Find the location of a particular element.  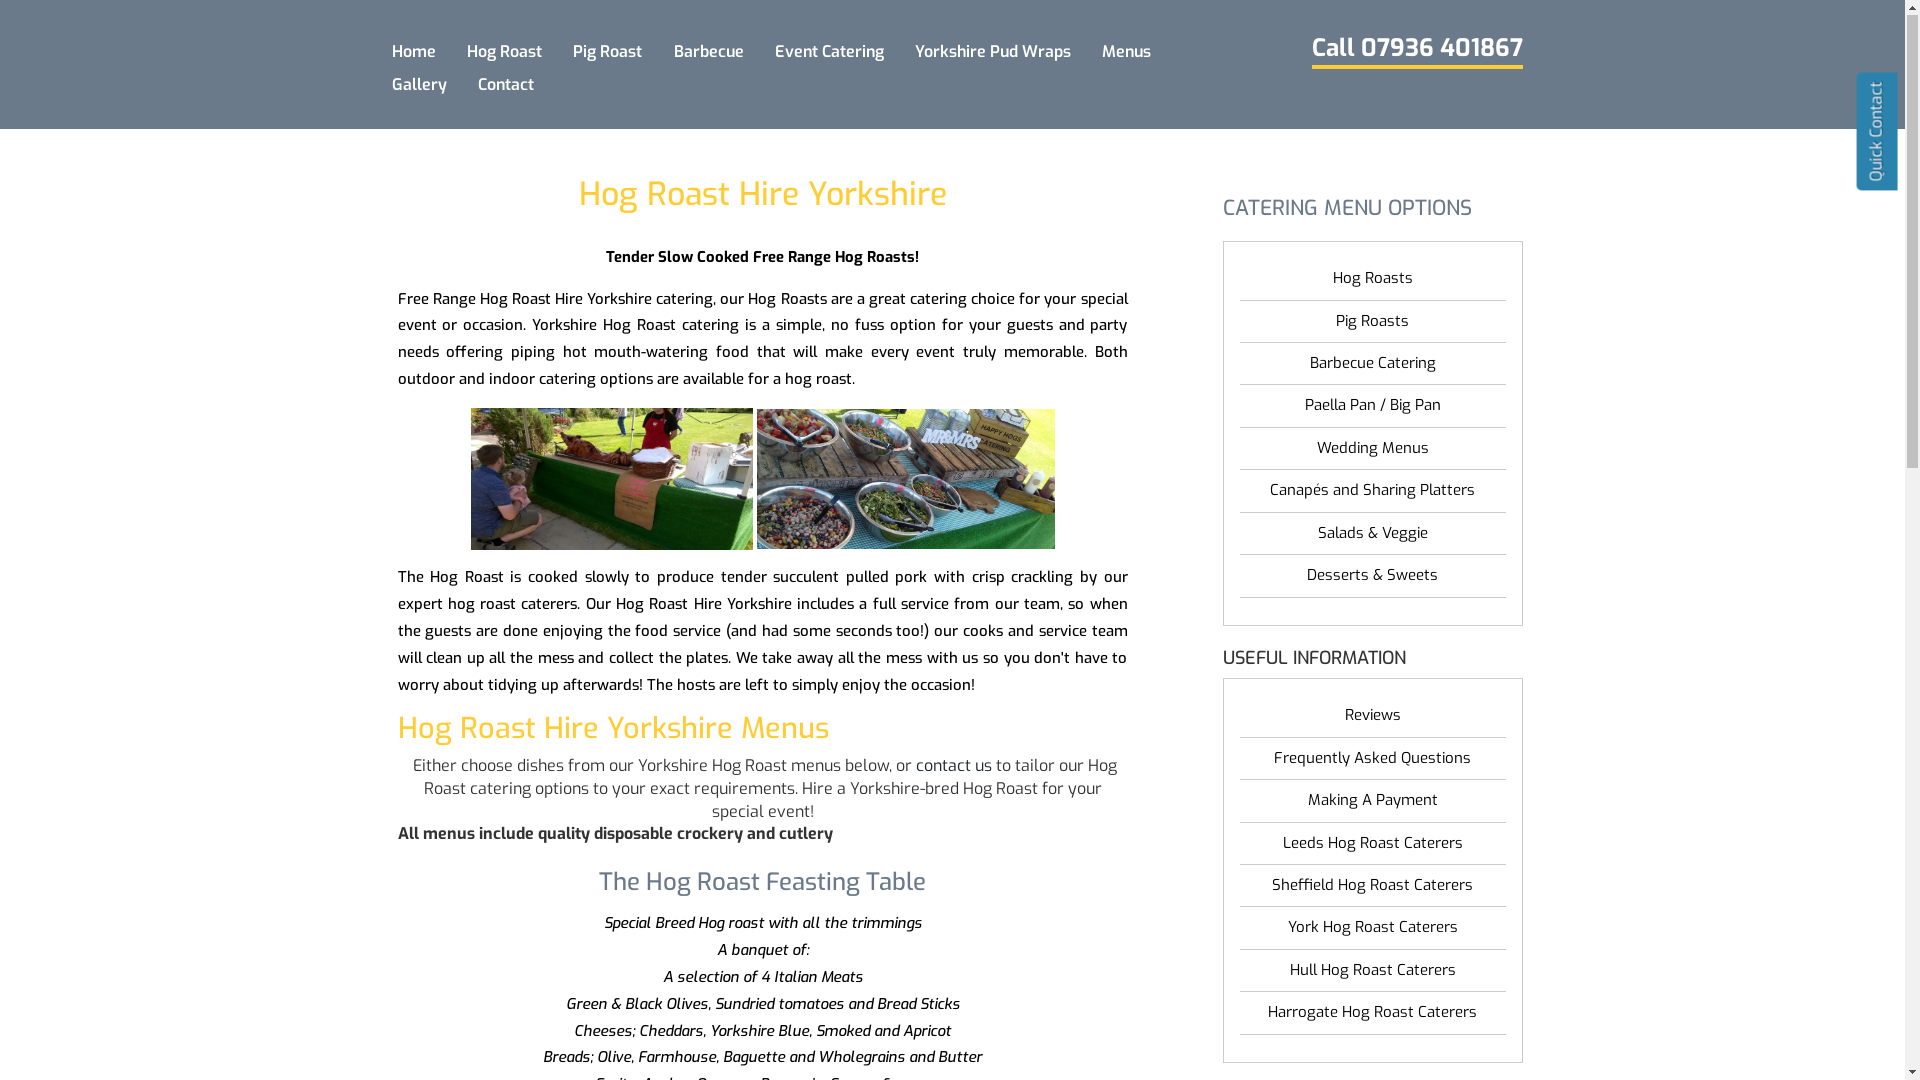

'Desserts & Sweets' is located at coordinates (1371, 576).